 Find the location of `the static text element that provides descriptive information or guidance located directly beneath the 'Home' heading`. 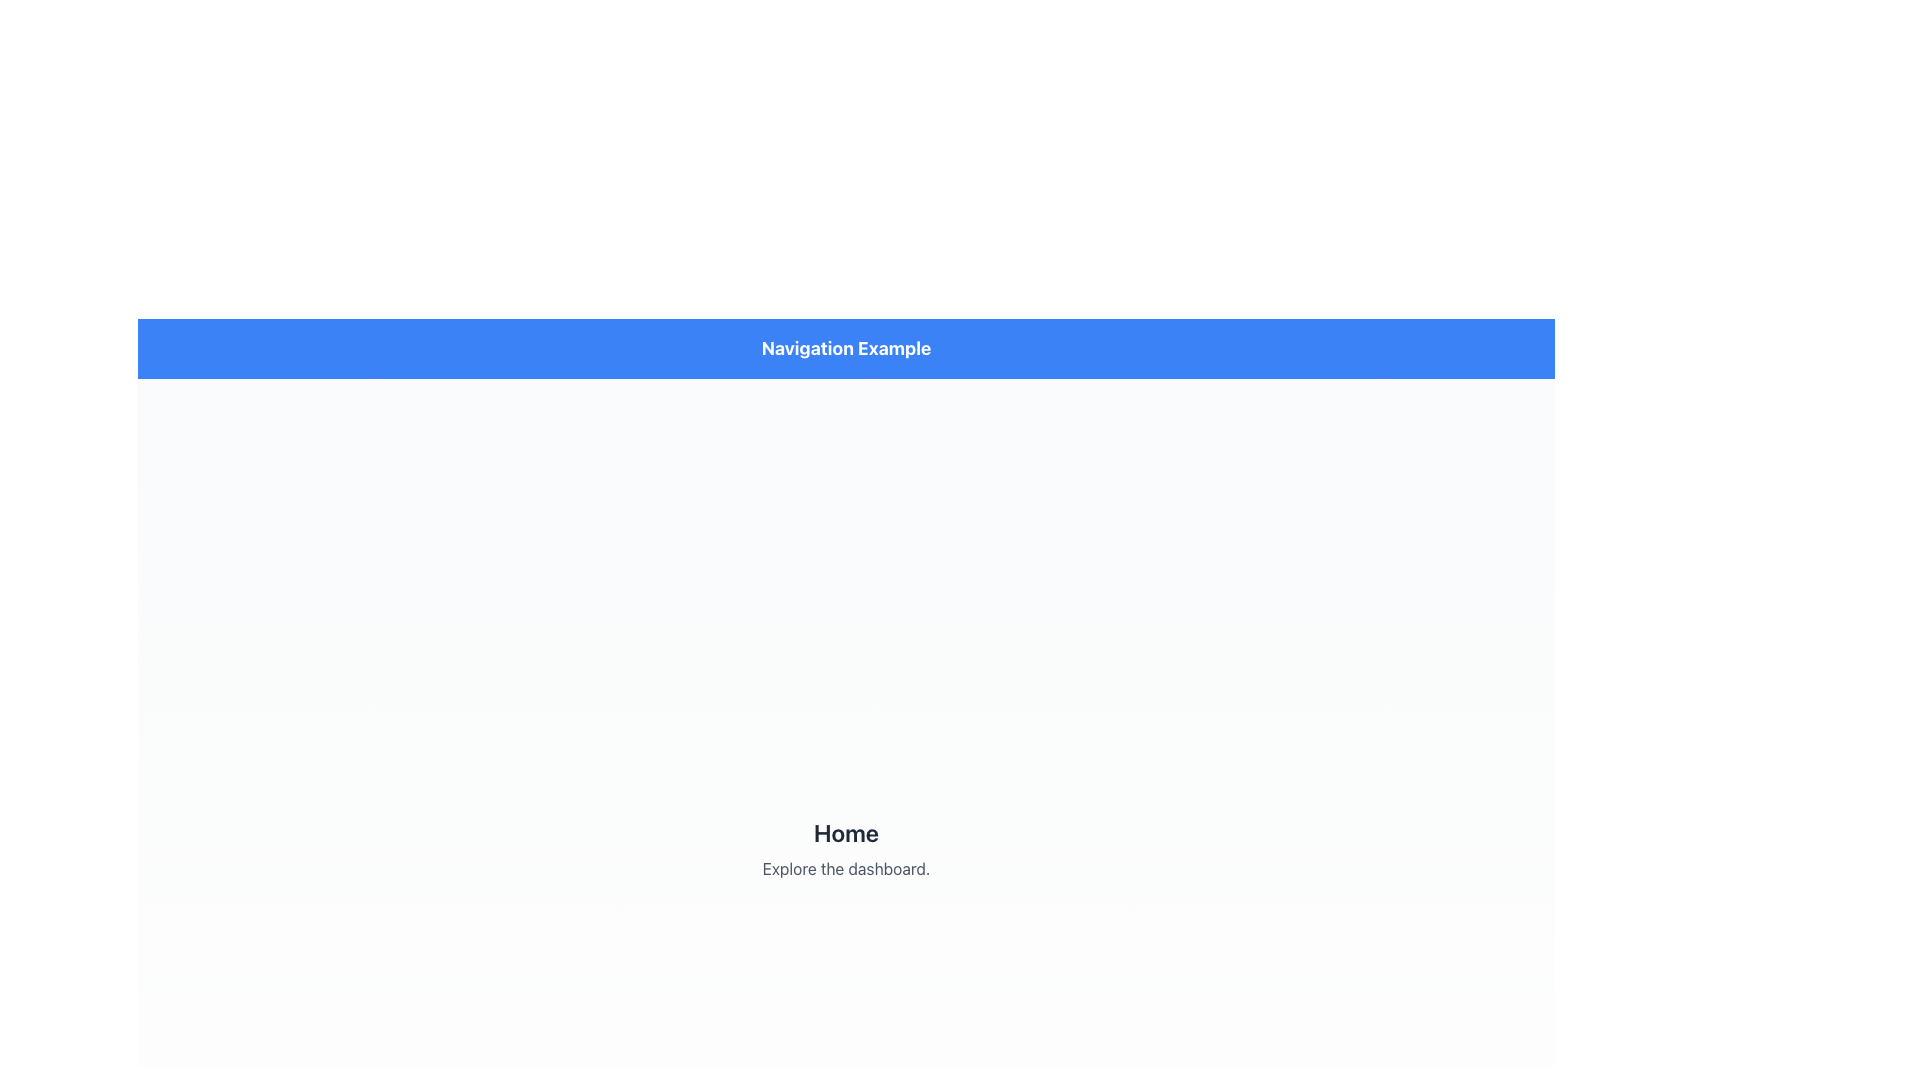

the static text element that provides descriptive information or guidance located directly beneath the 'Home' heading is located at coordinates (846, 867).